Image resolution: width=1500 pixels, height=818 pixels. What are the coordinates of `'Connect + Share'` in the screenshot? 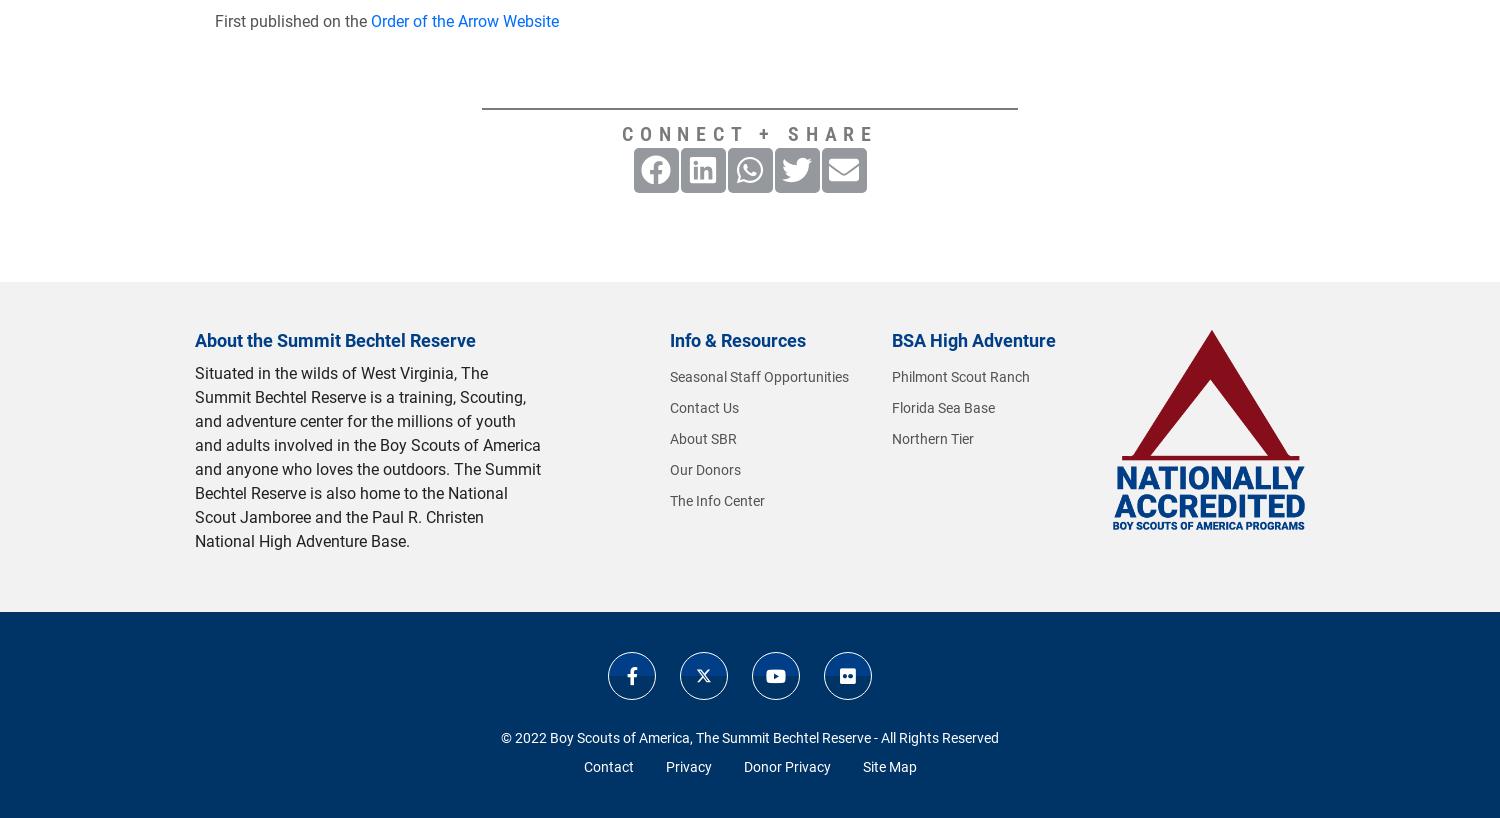 It's located at (750, 133).